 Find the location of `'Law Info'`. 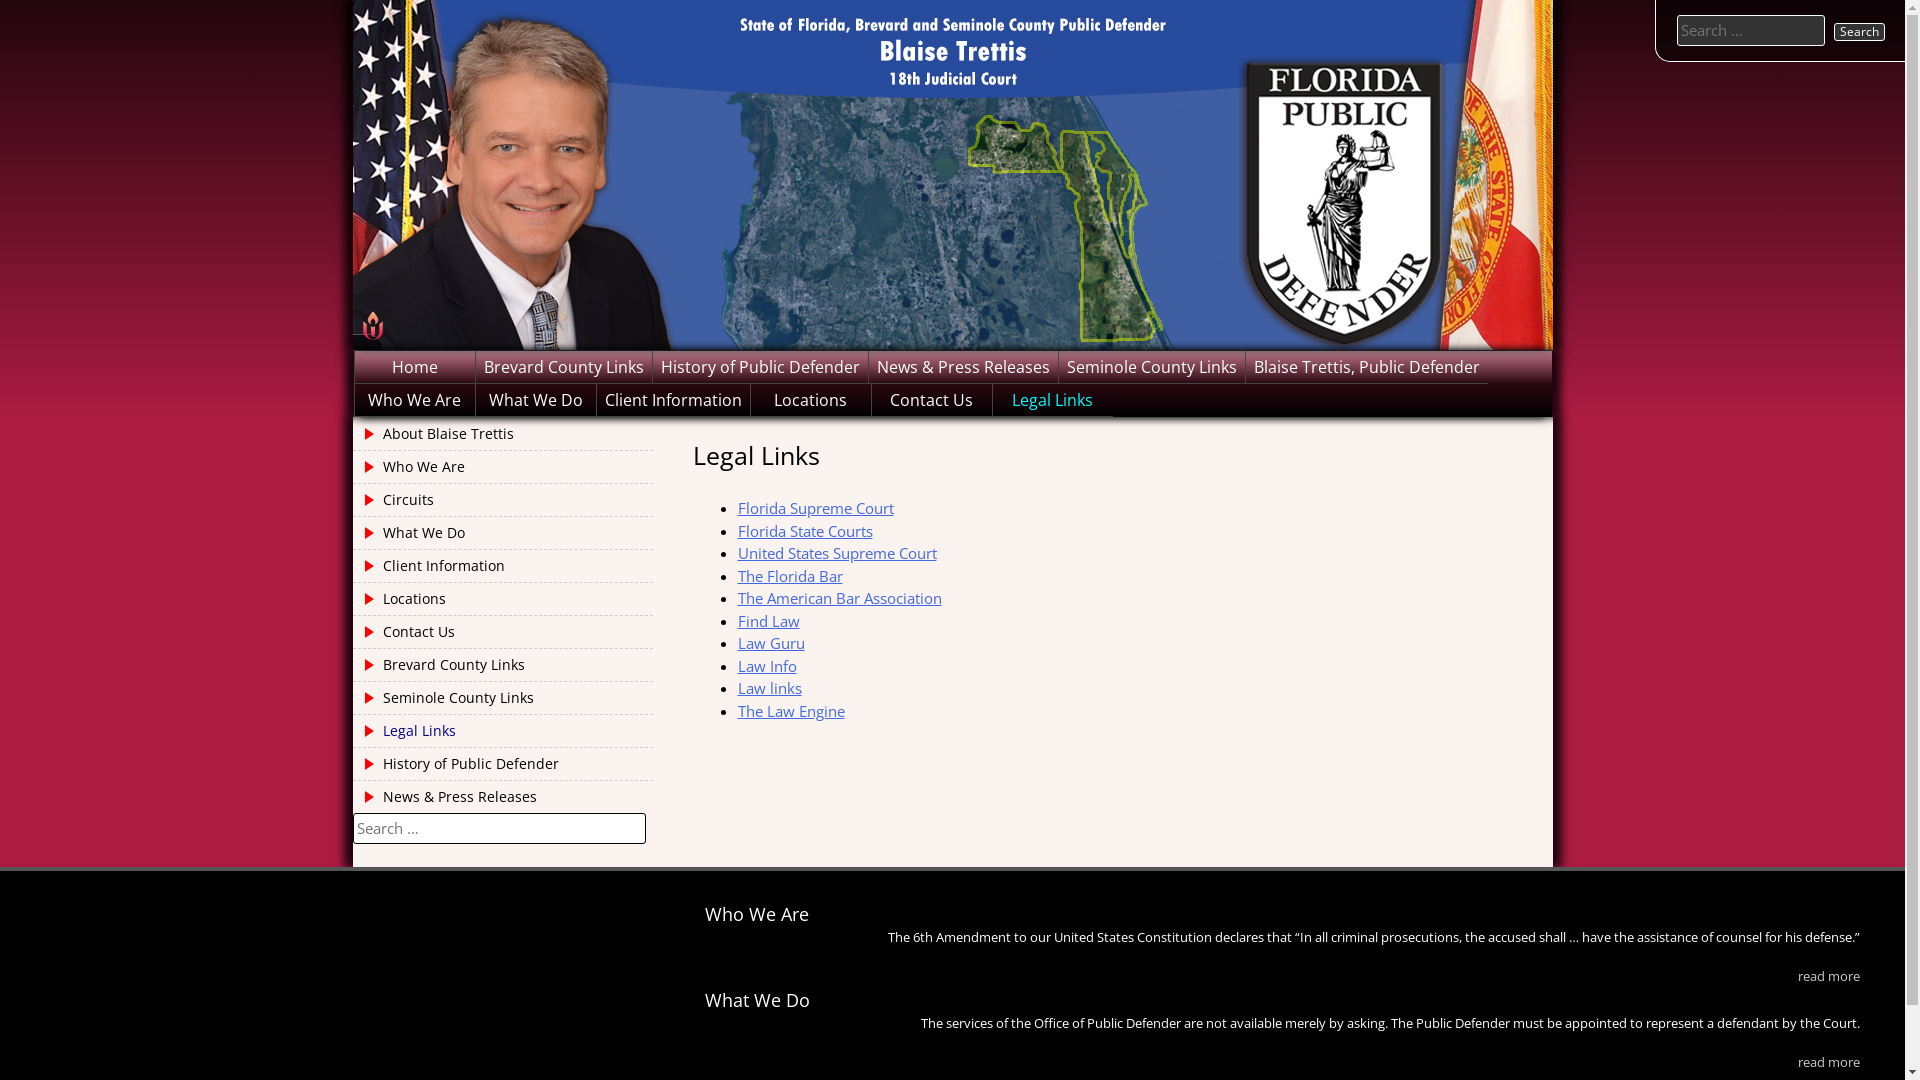

'Law Info' is located at coordinates (766, 666).